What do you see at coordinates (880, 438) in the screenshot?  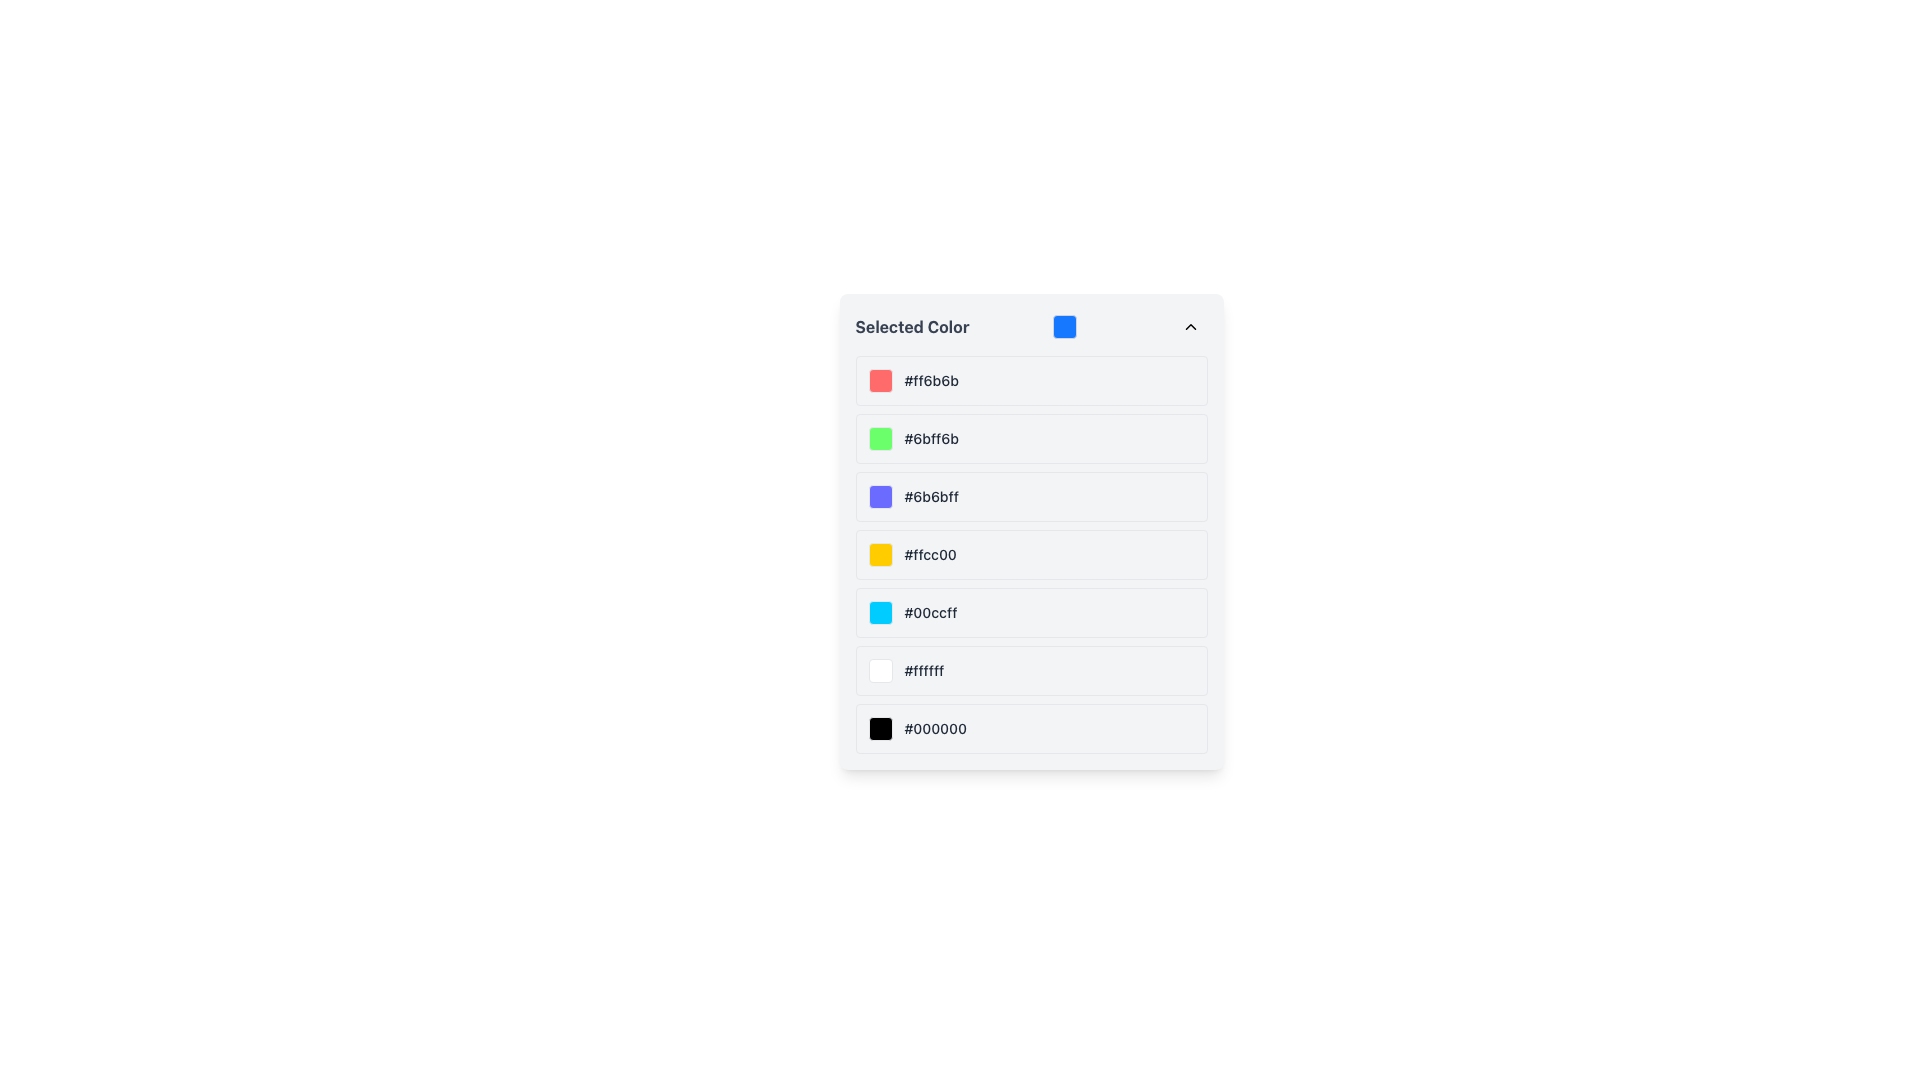 I see `the small green color indicator swatch with a gray border located on the left side of the descriptive text '#6bff6b'` at bounding box center [880, 438].